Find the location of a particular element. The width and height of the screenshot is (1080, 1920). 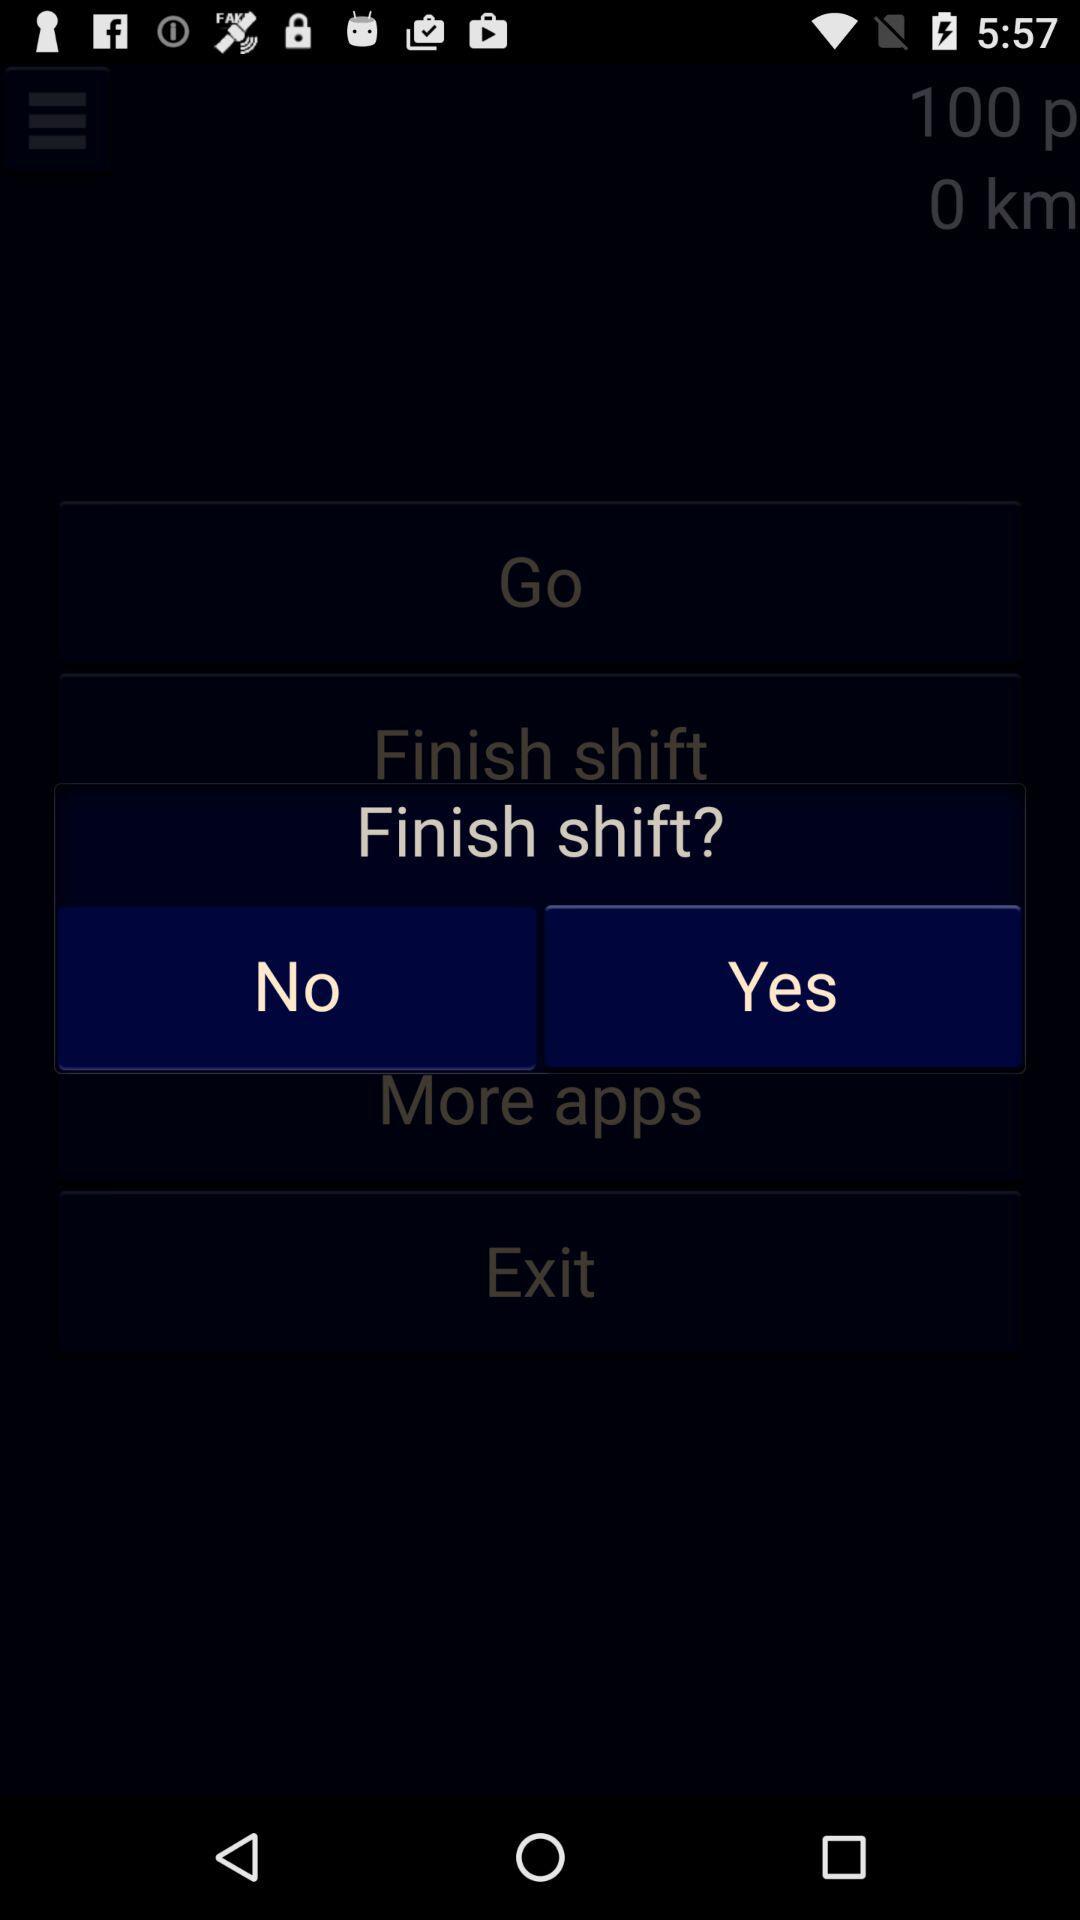

app below statistic is located at coordinates (540, 1099).